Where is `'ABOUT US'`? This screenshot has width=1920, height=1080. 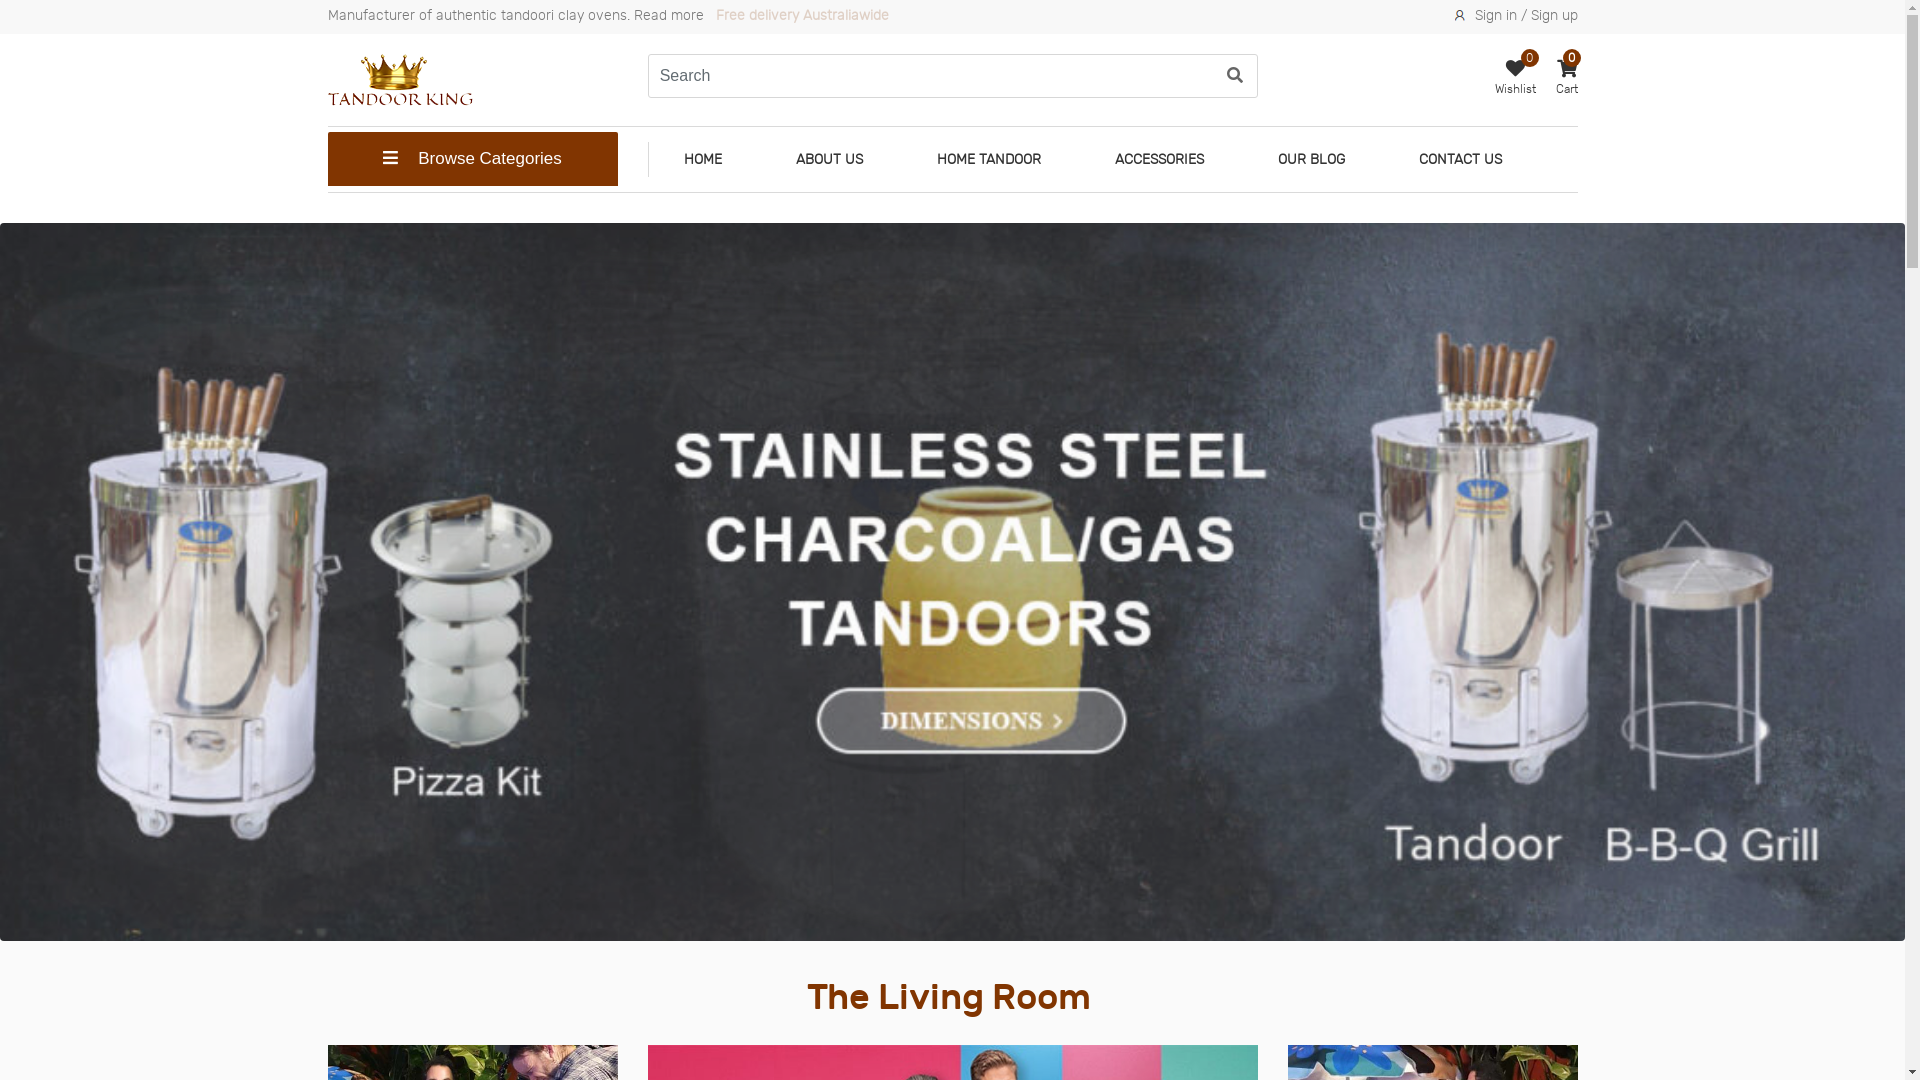 'ABOUT US' is located at coordinates (778, 158).